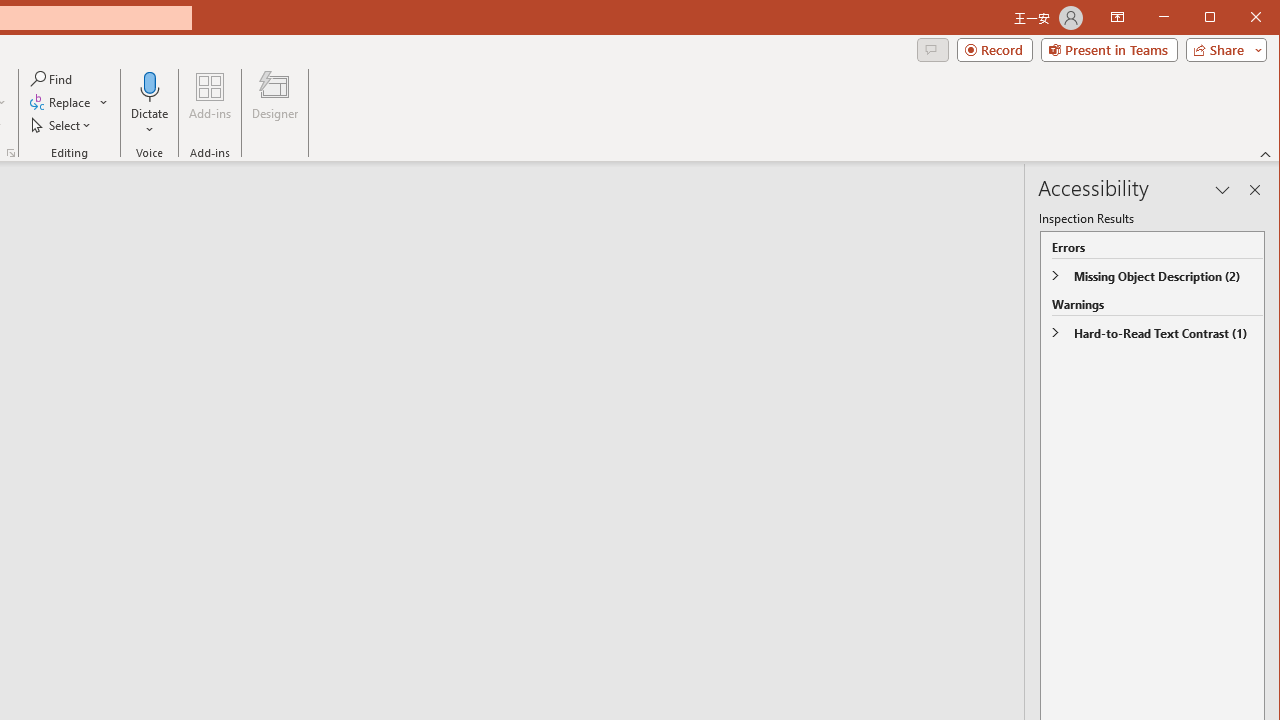  What do you see at coordinates (53, 78) in the screenshot?
I see `'Find...'` at bounding box center [53, 78].